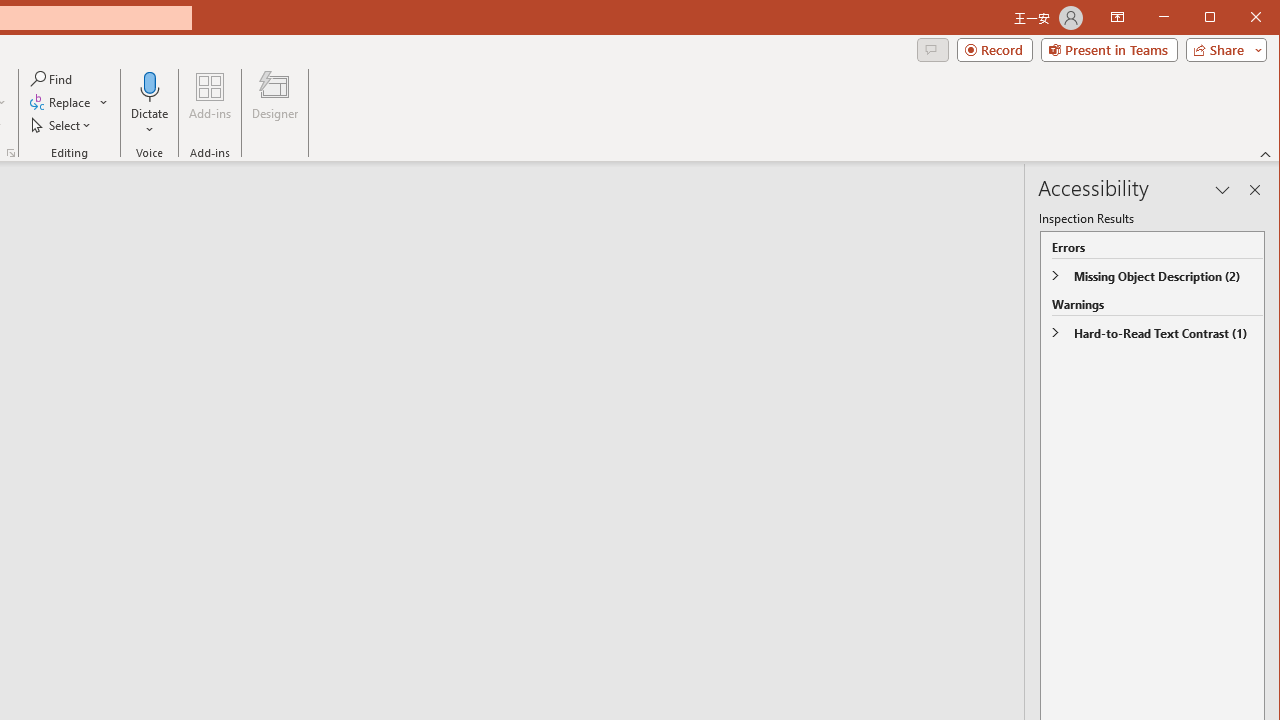  What do you see at coordinates (53, 78) in the screenshot?
I see `'Find...'` at bounding box center [53, 78].